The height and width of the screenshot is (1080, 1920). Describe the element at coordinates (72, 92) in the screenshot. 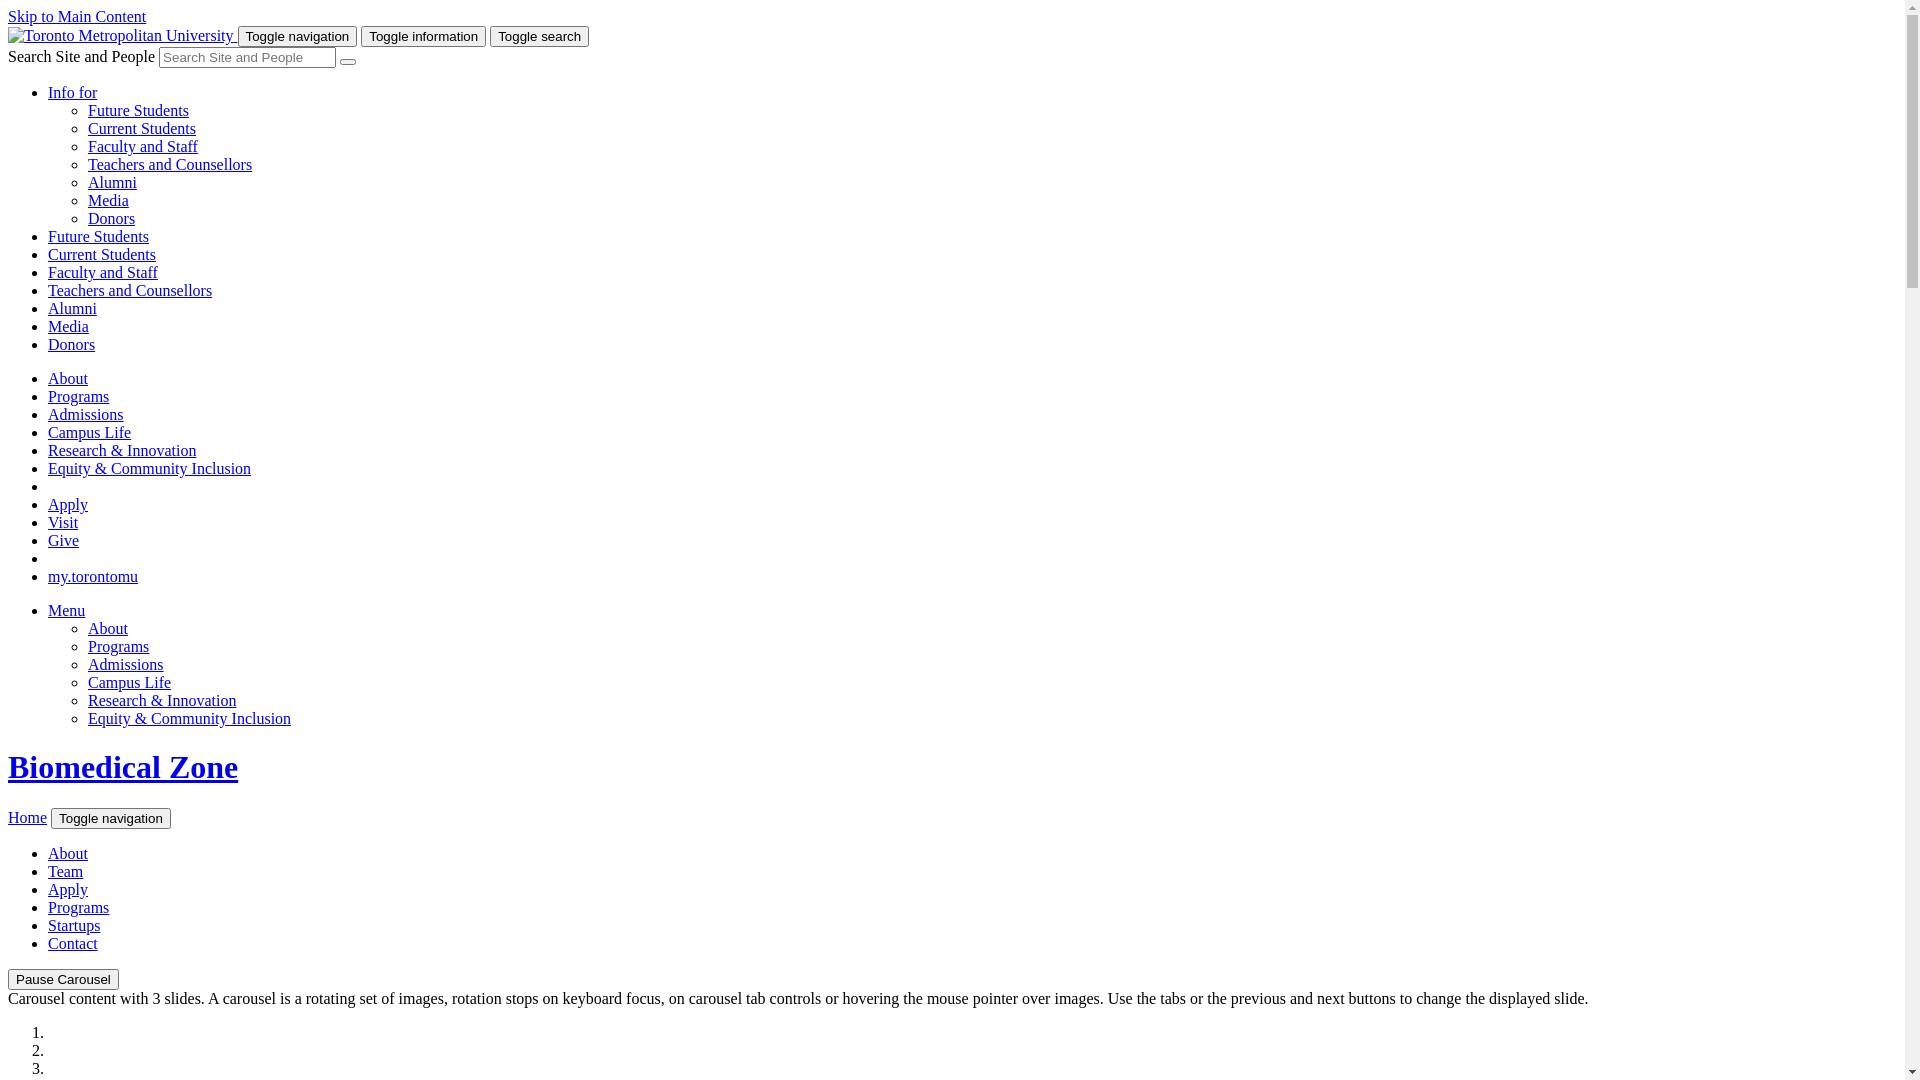

I see `'Info for'` at that location.